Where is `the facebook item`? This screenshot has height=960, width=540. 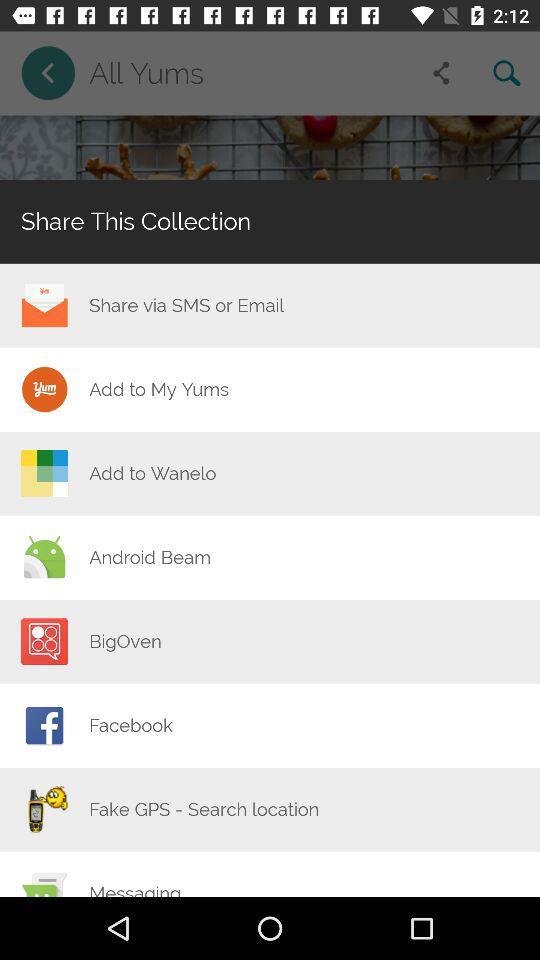
the facebook item is located at coordinates (131, 724).